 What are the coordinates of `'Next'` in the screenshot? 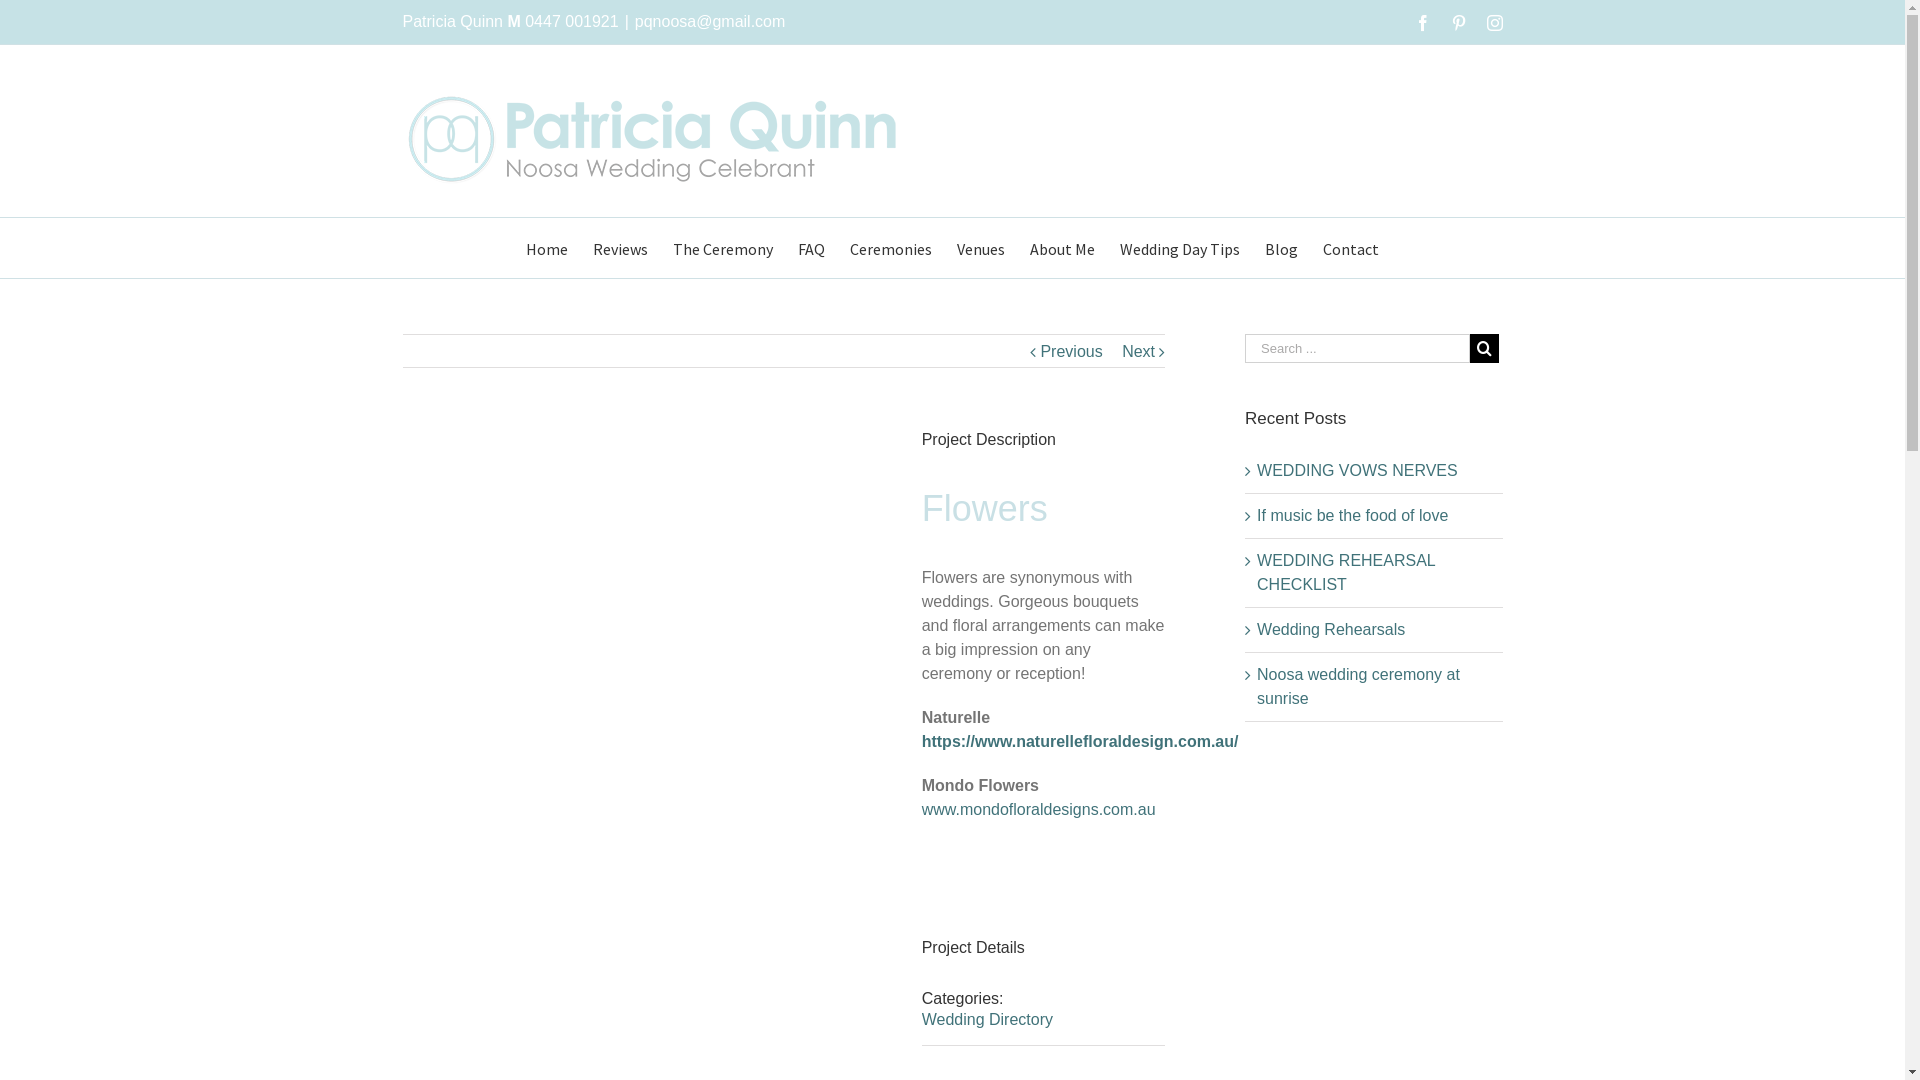 It's located at (1138, 350).